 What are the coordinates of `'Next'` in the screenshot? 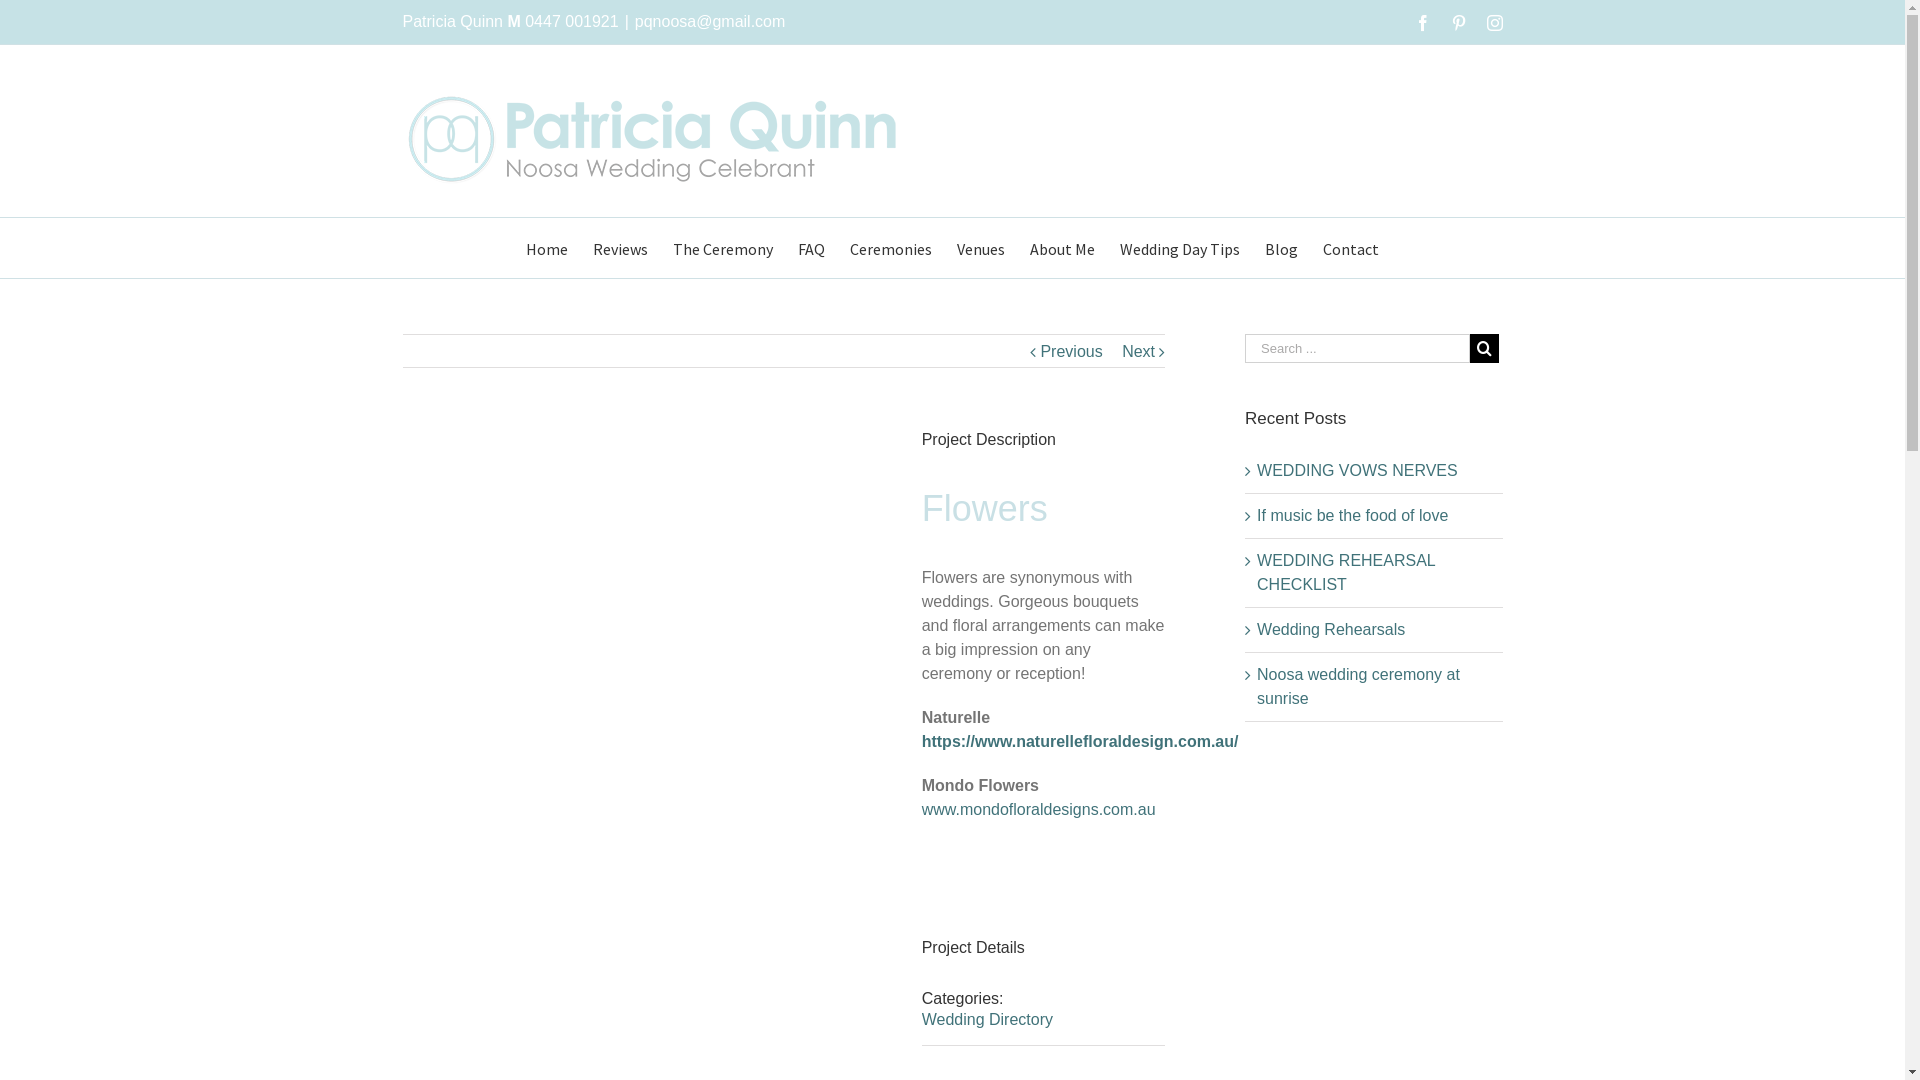 It's located at (1138, 350).